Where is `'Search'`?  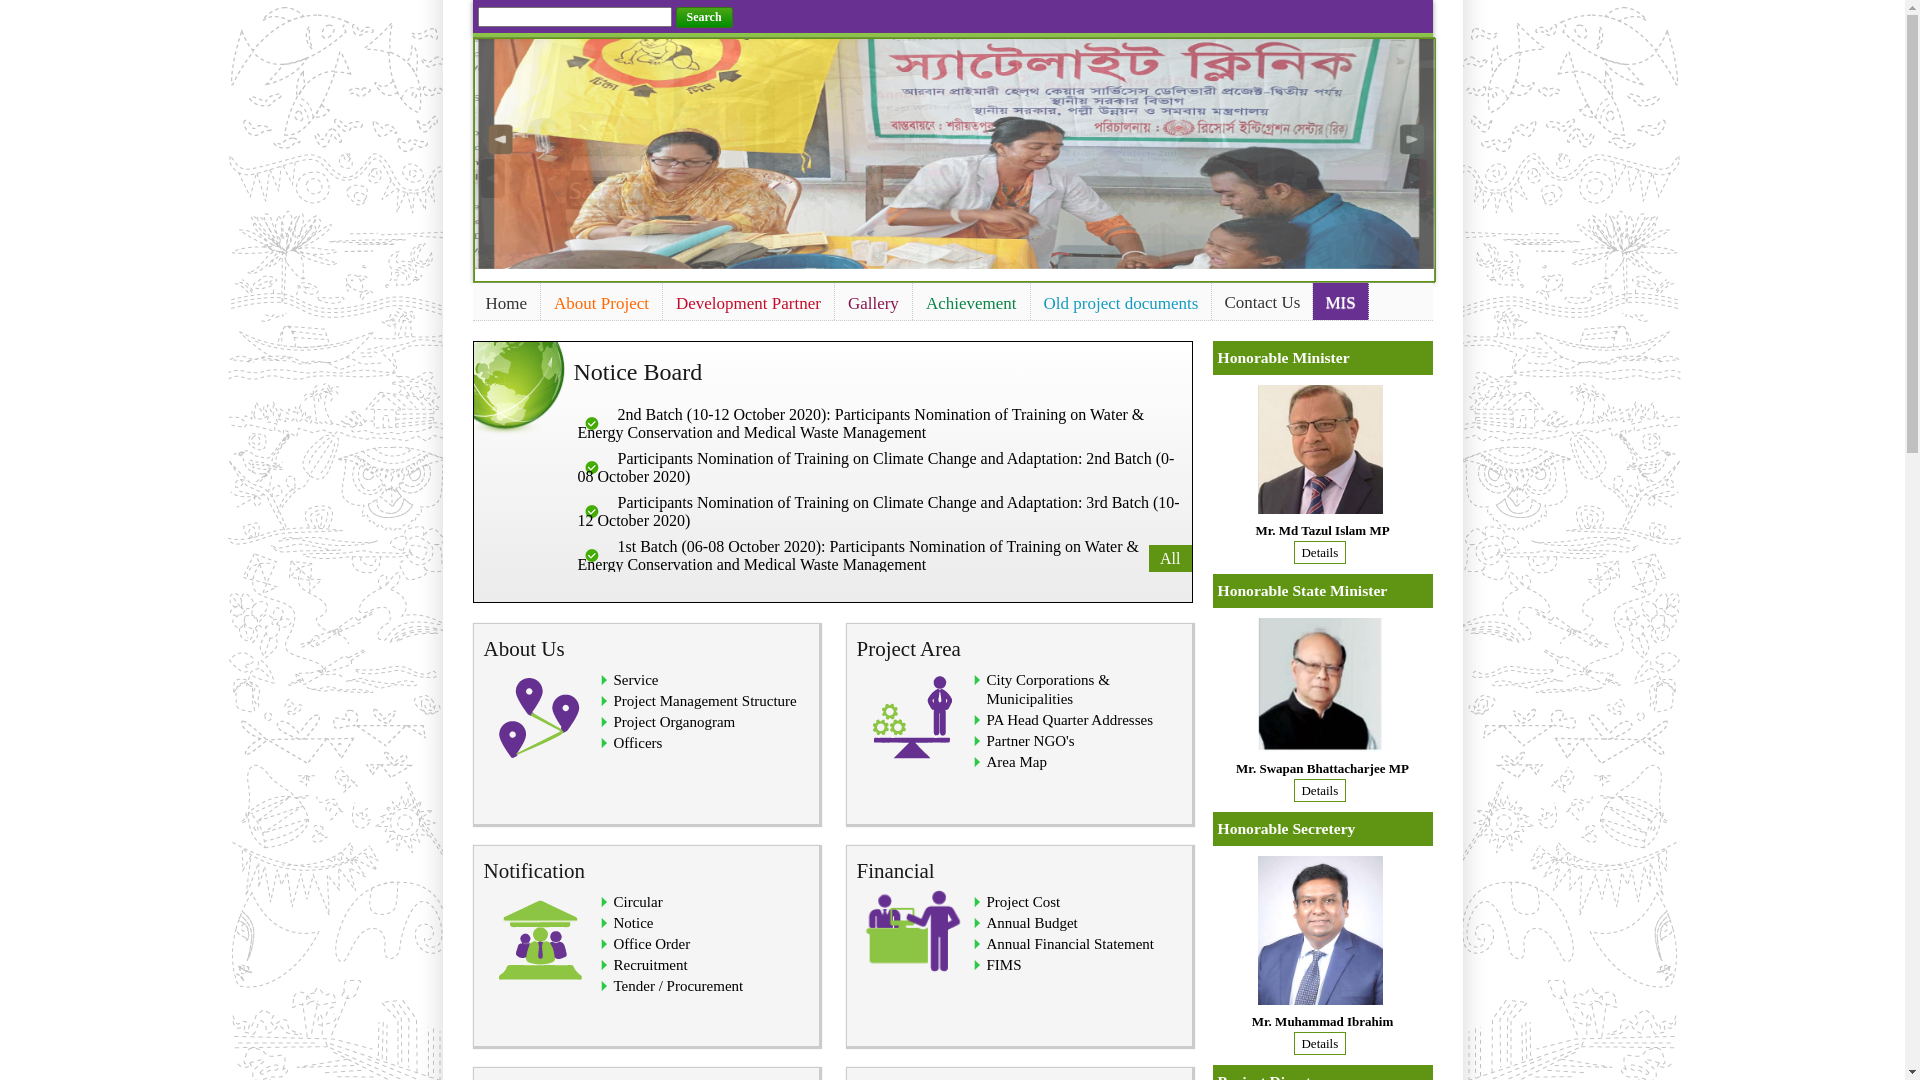 'Search' is located at coordinates (704, 17).